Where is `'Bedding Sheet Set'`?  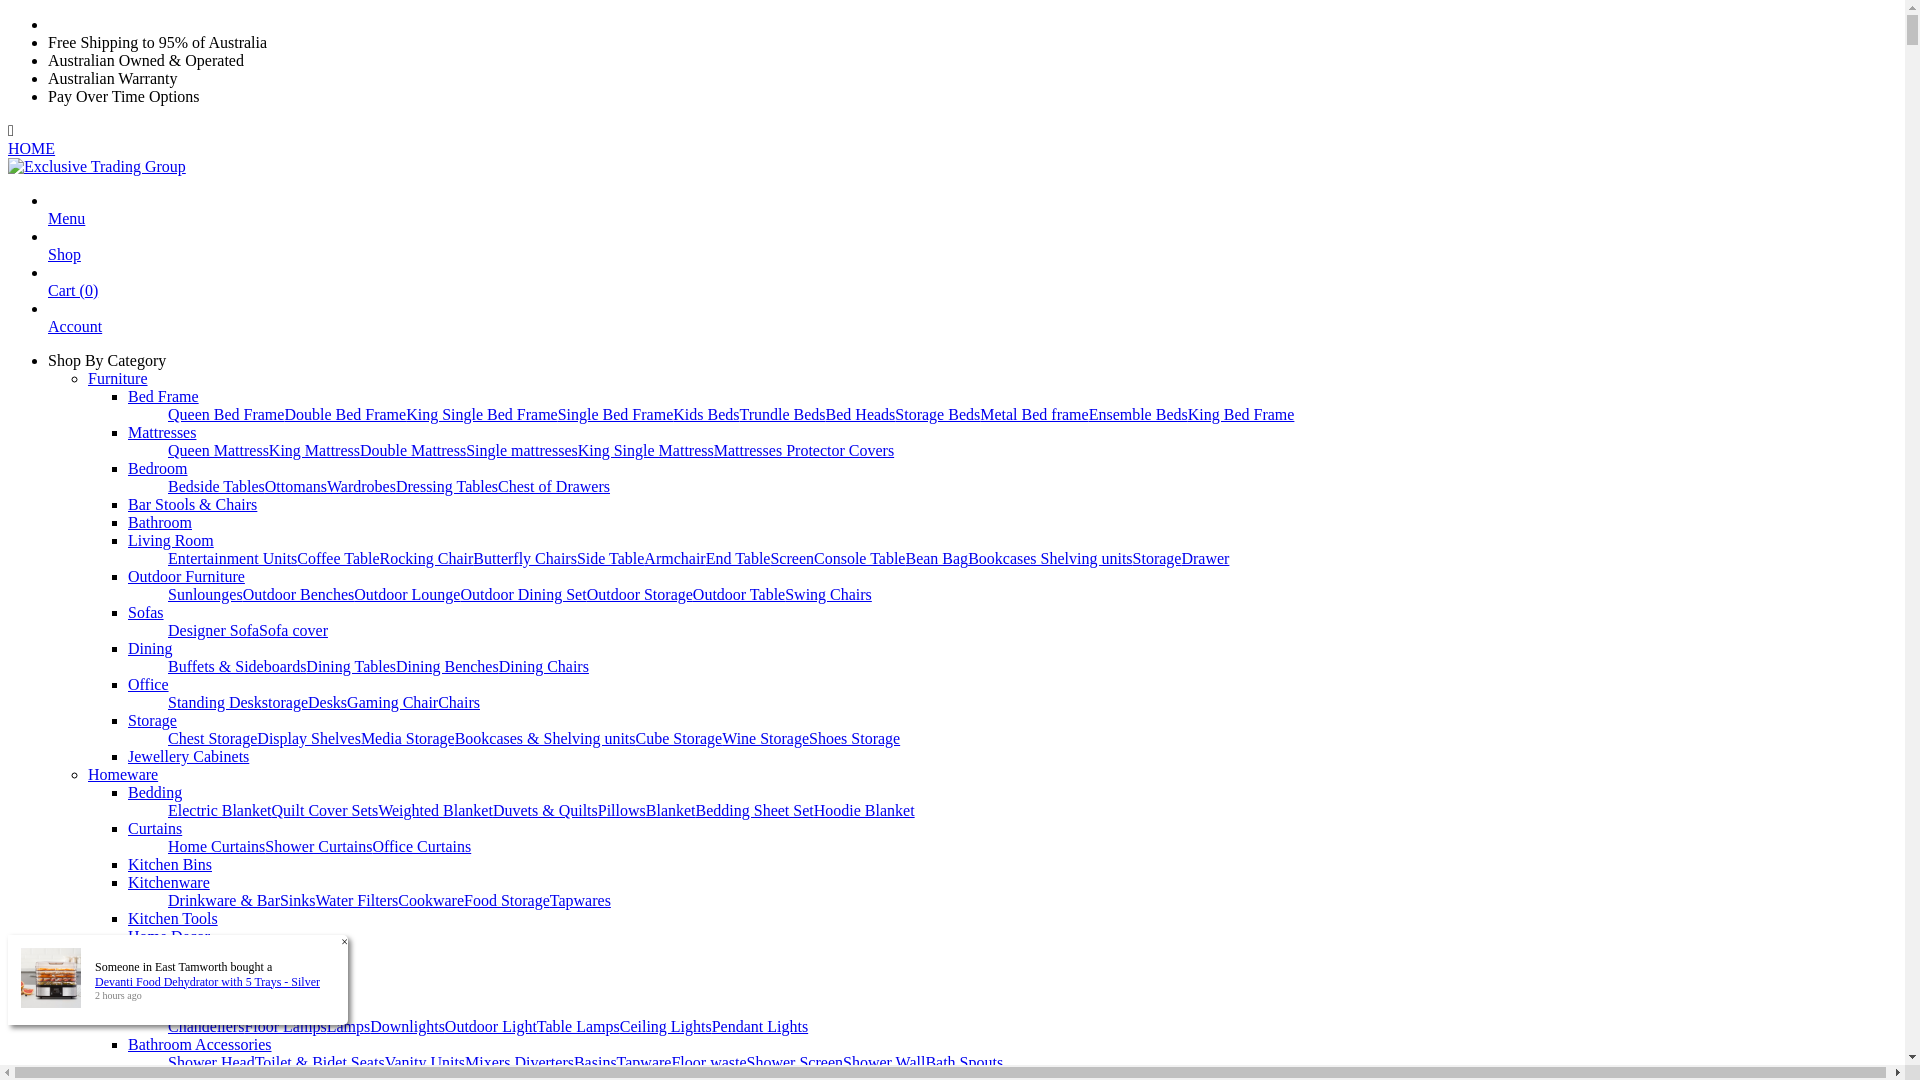 'Bedding Sheet Set' is located at coordinates (753, 810).